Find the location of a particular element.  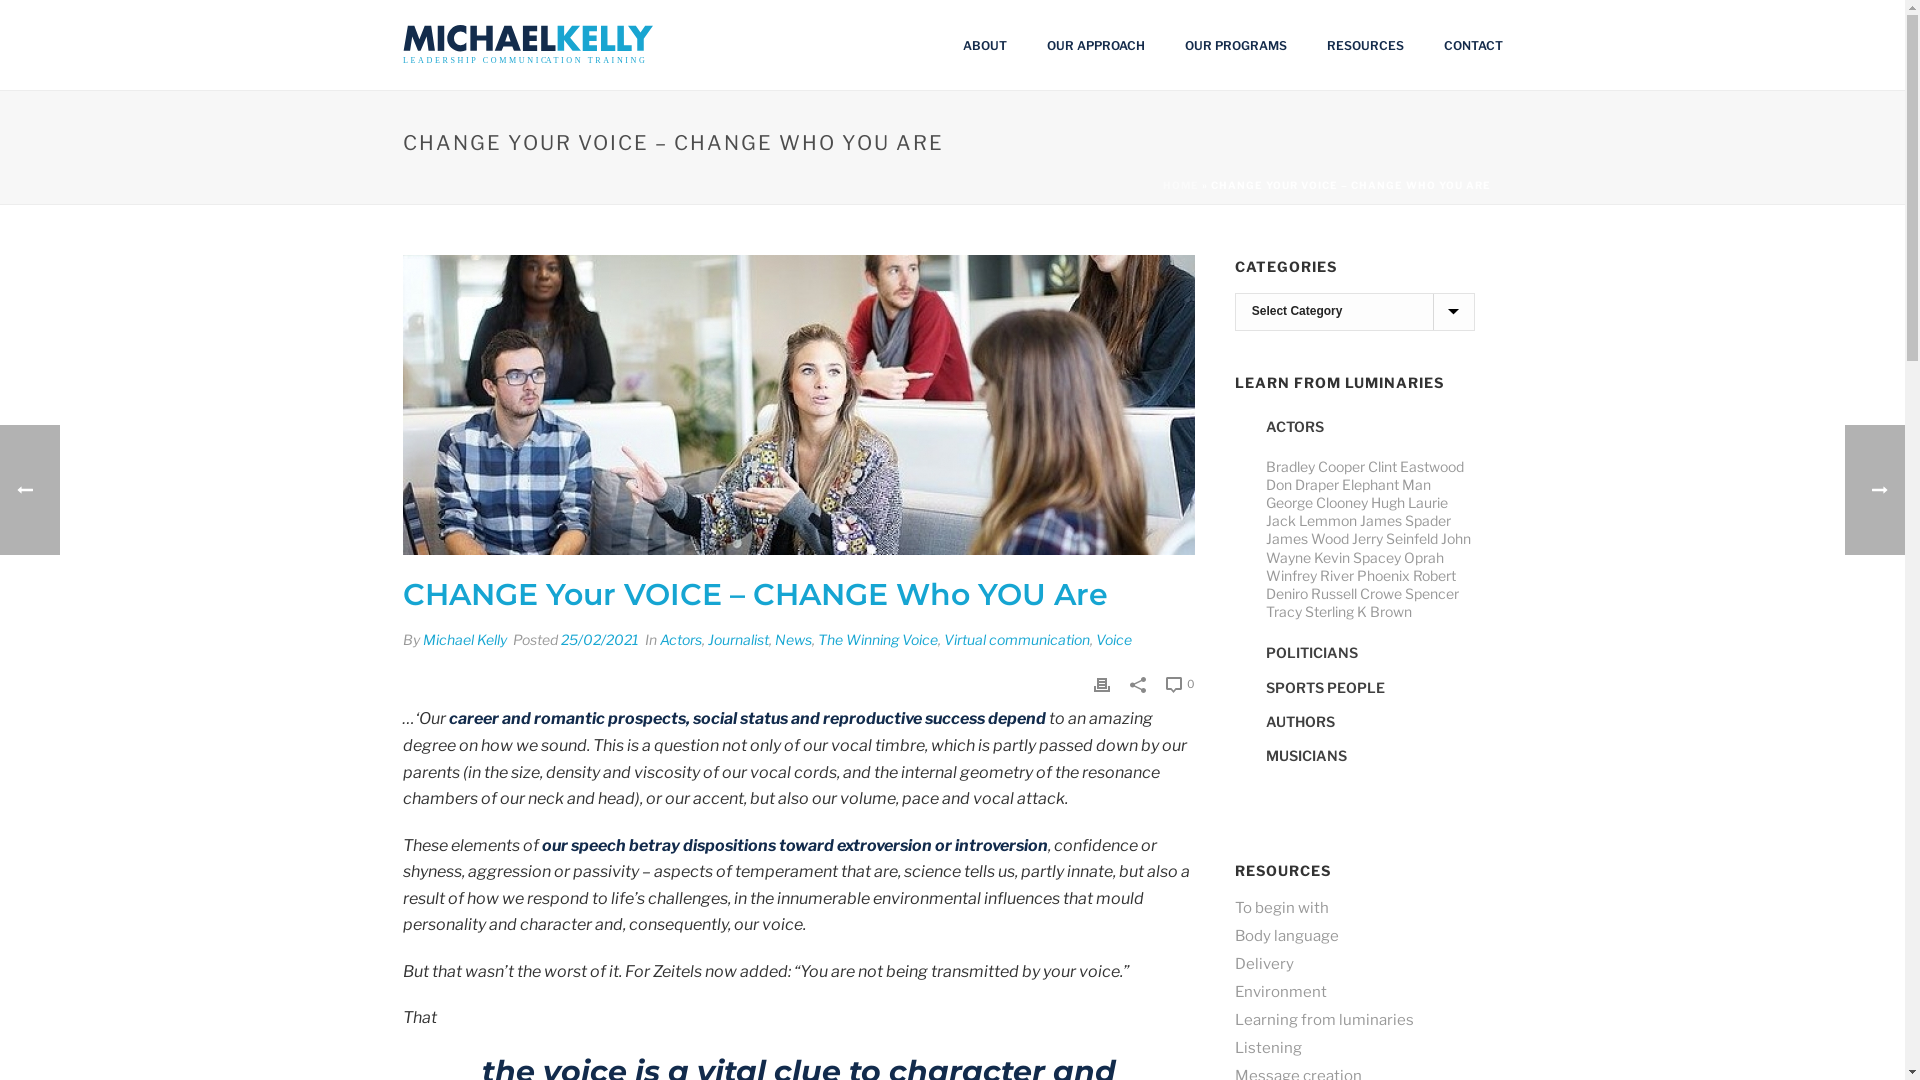

'CONTACT' is located at coordinates (1473, 45).